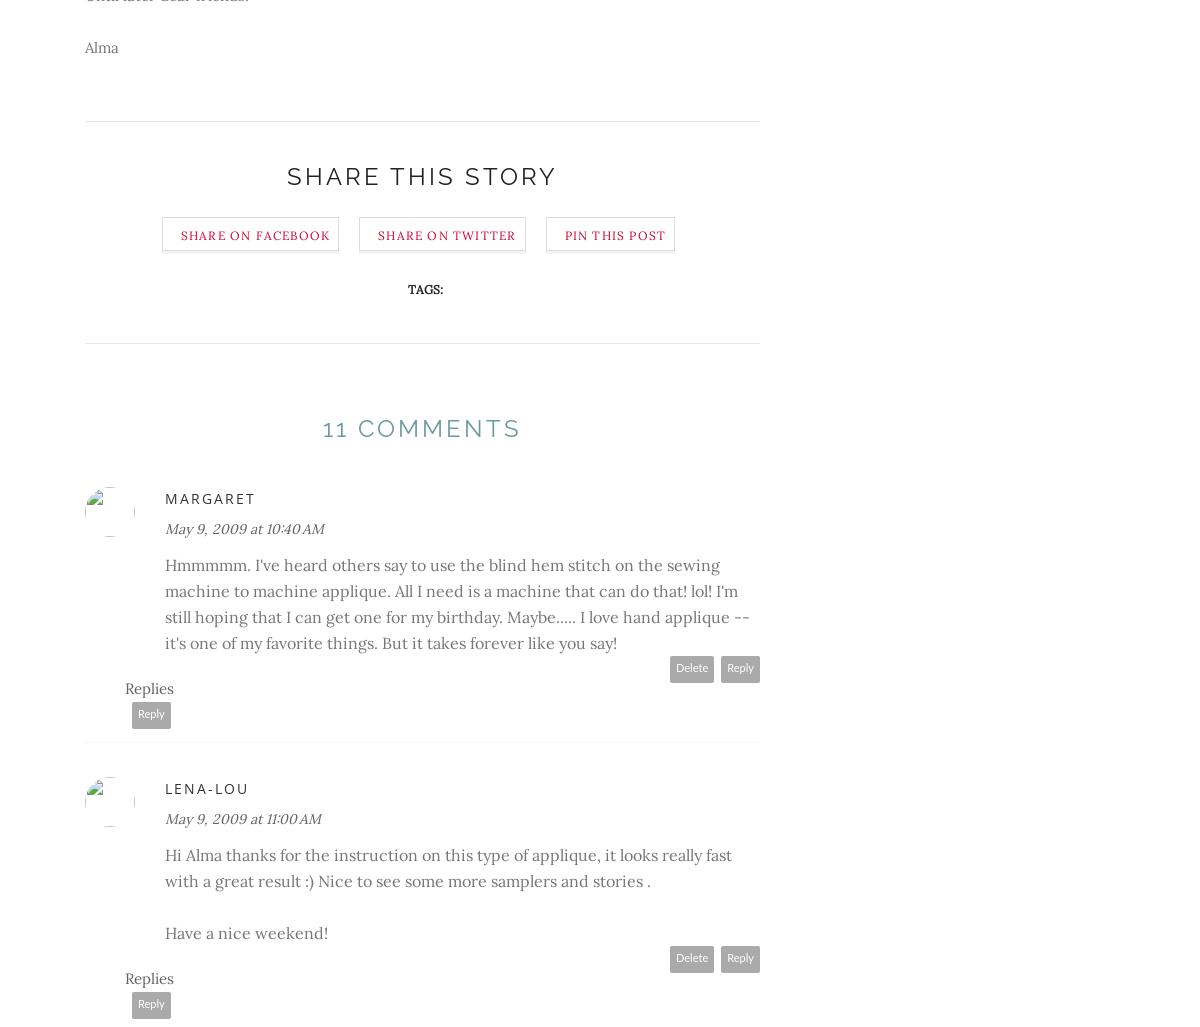 The image size is (1200, 1027). What do you see at coordinates (615, 234) in the screenshot?
I see `'Pin this Post'` at bounding box center [615, 234].